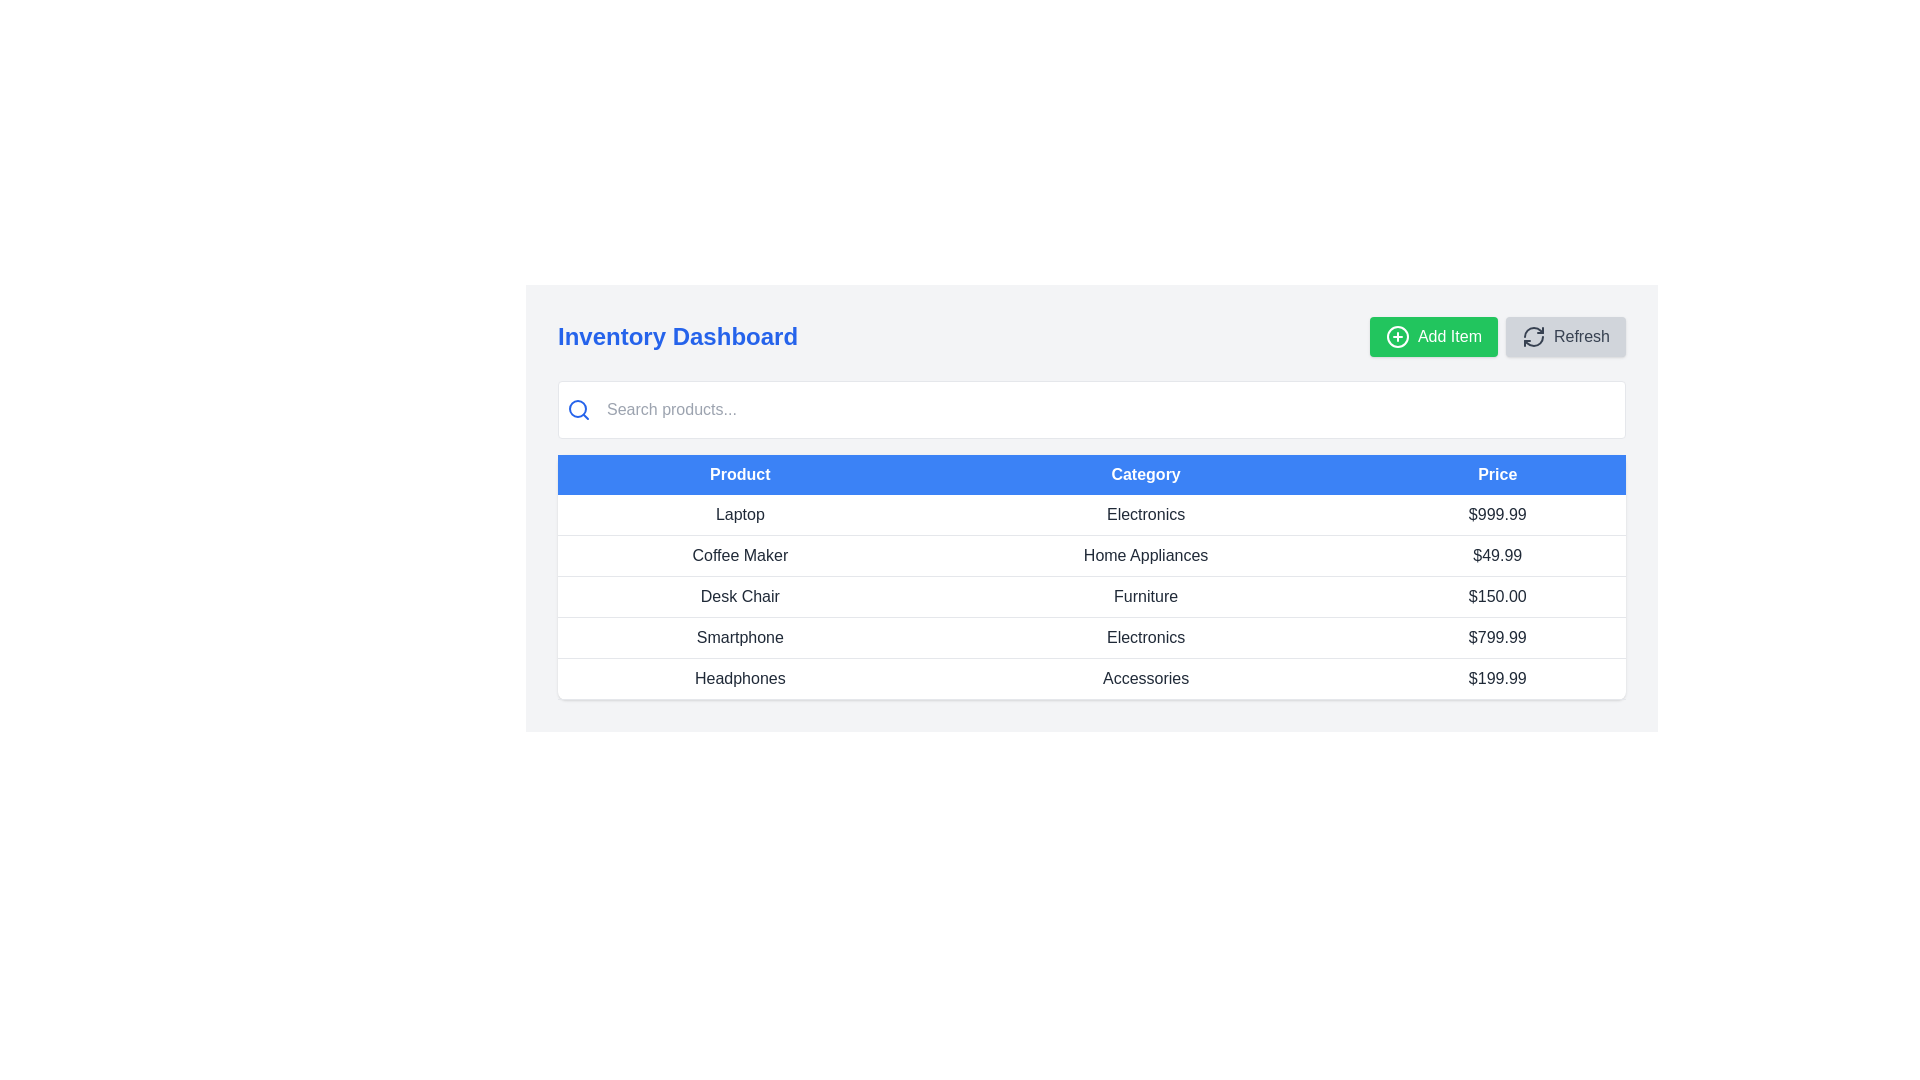 This screenshot has height=1080, width=1920. What do you see at coordinates (1396, 335) in the screenshot?
I see `the 'Add Item' button's icon, which represents the action of adding an item to a list` at bounding box center [1396, 335].